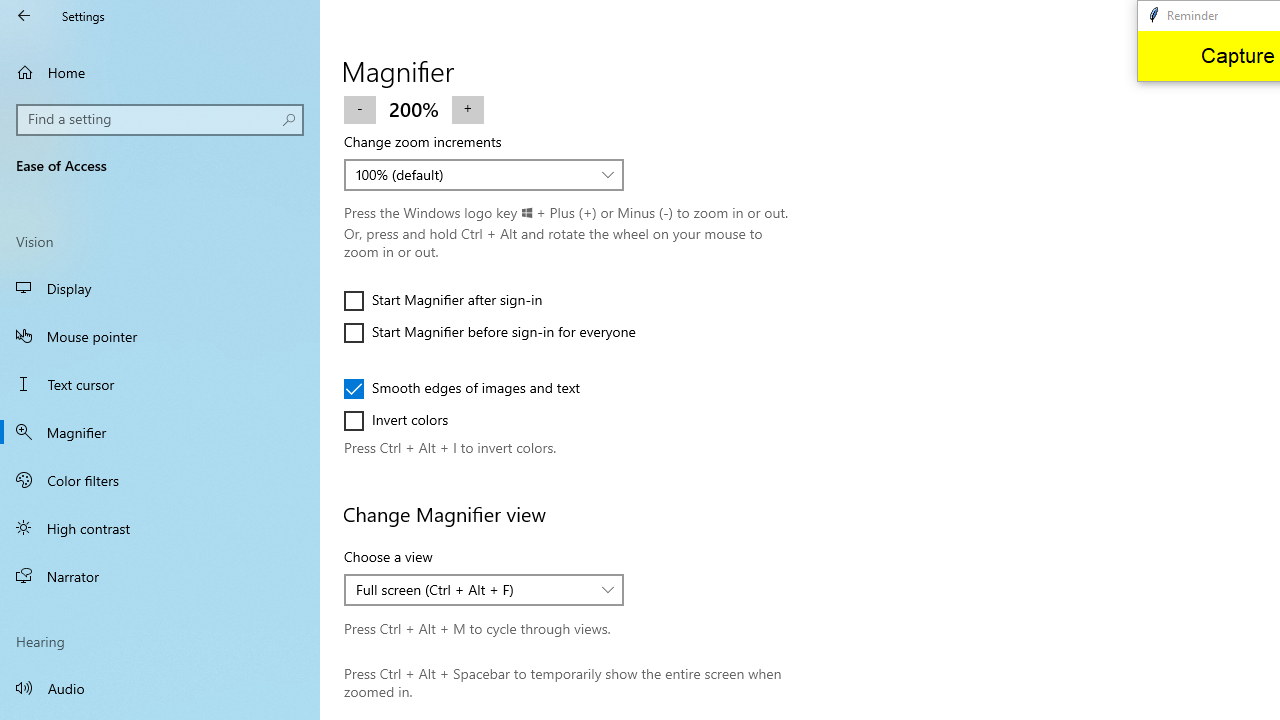  I want to click on 'High contrast', so click(160, 527).